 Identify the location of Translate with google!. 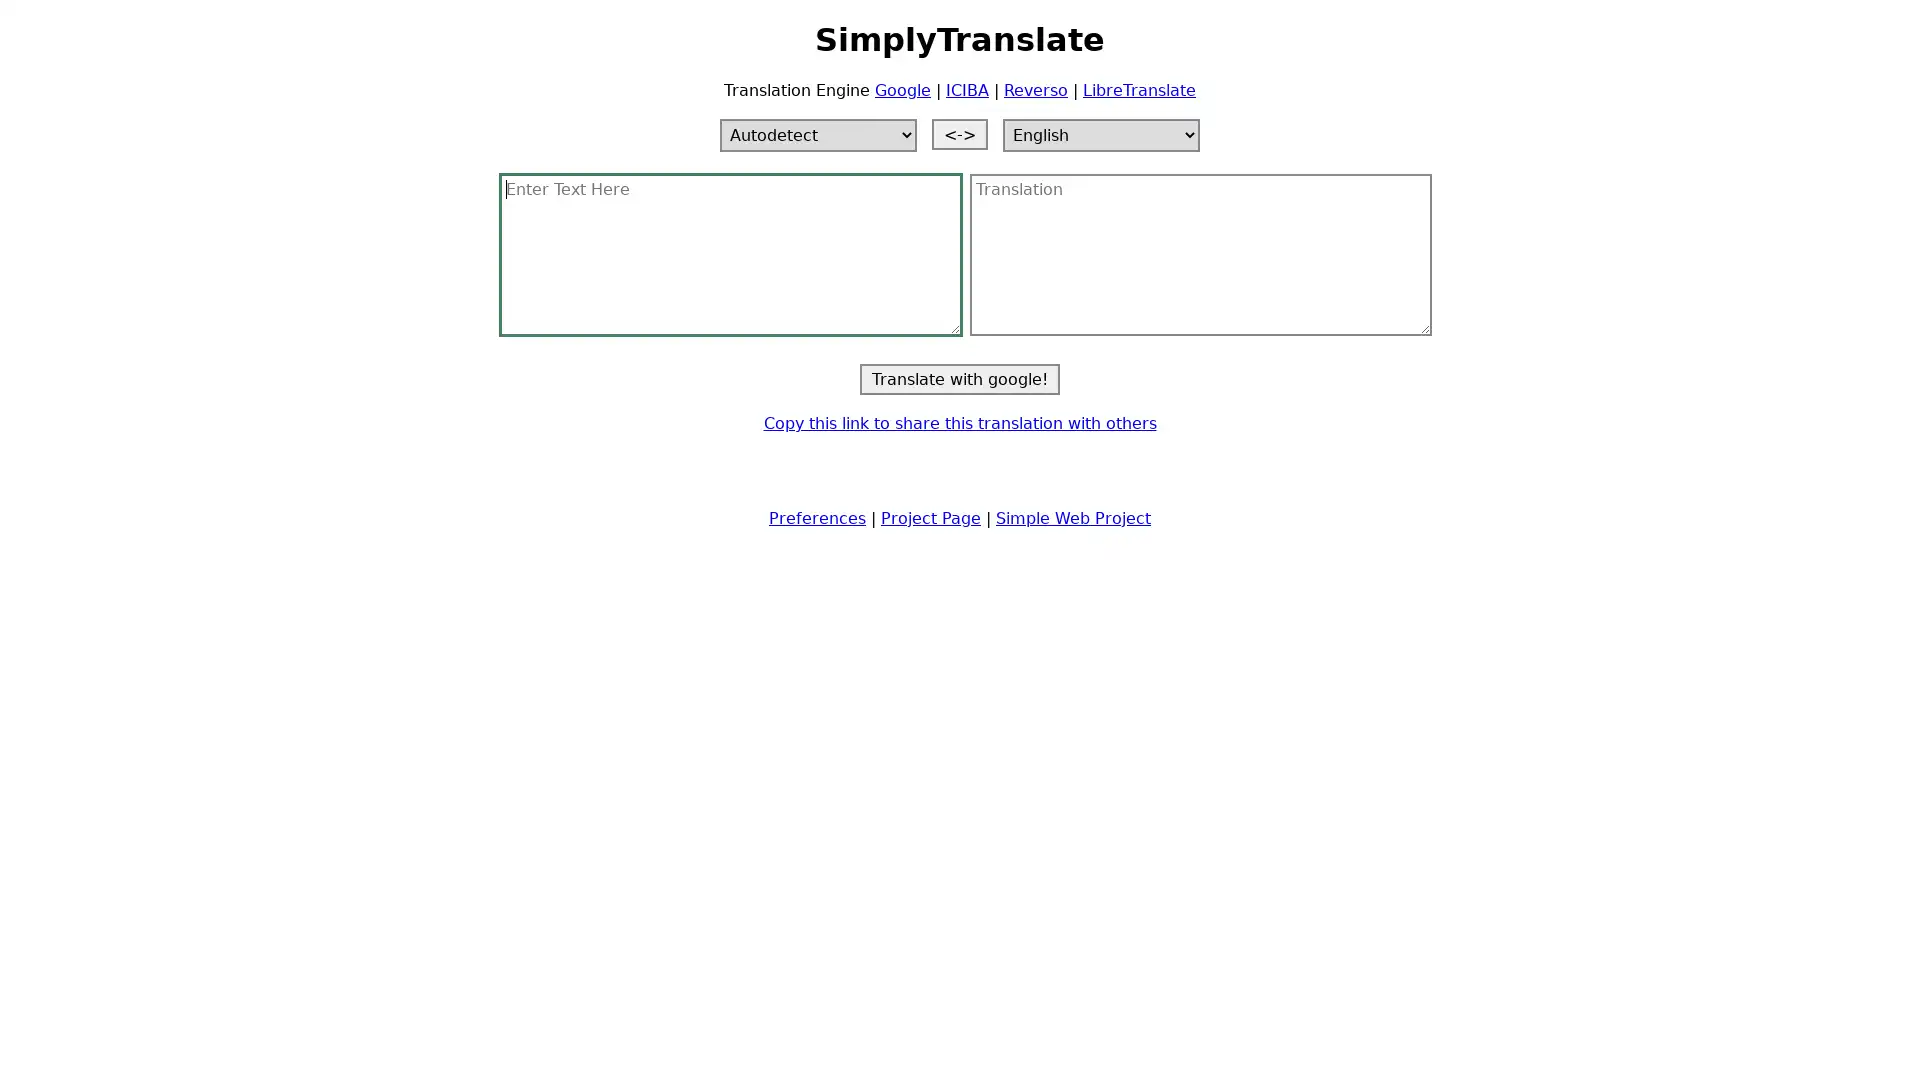
(960, 378).